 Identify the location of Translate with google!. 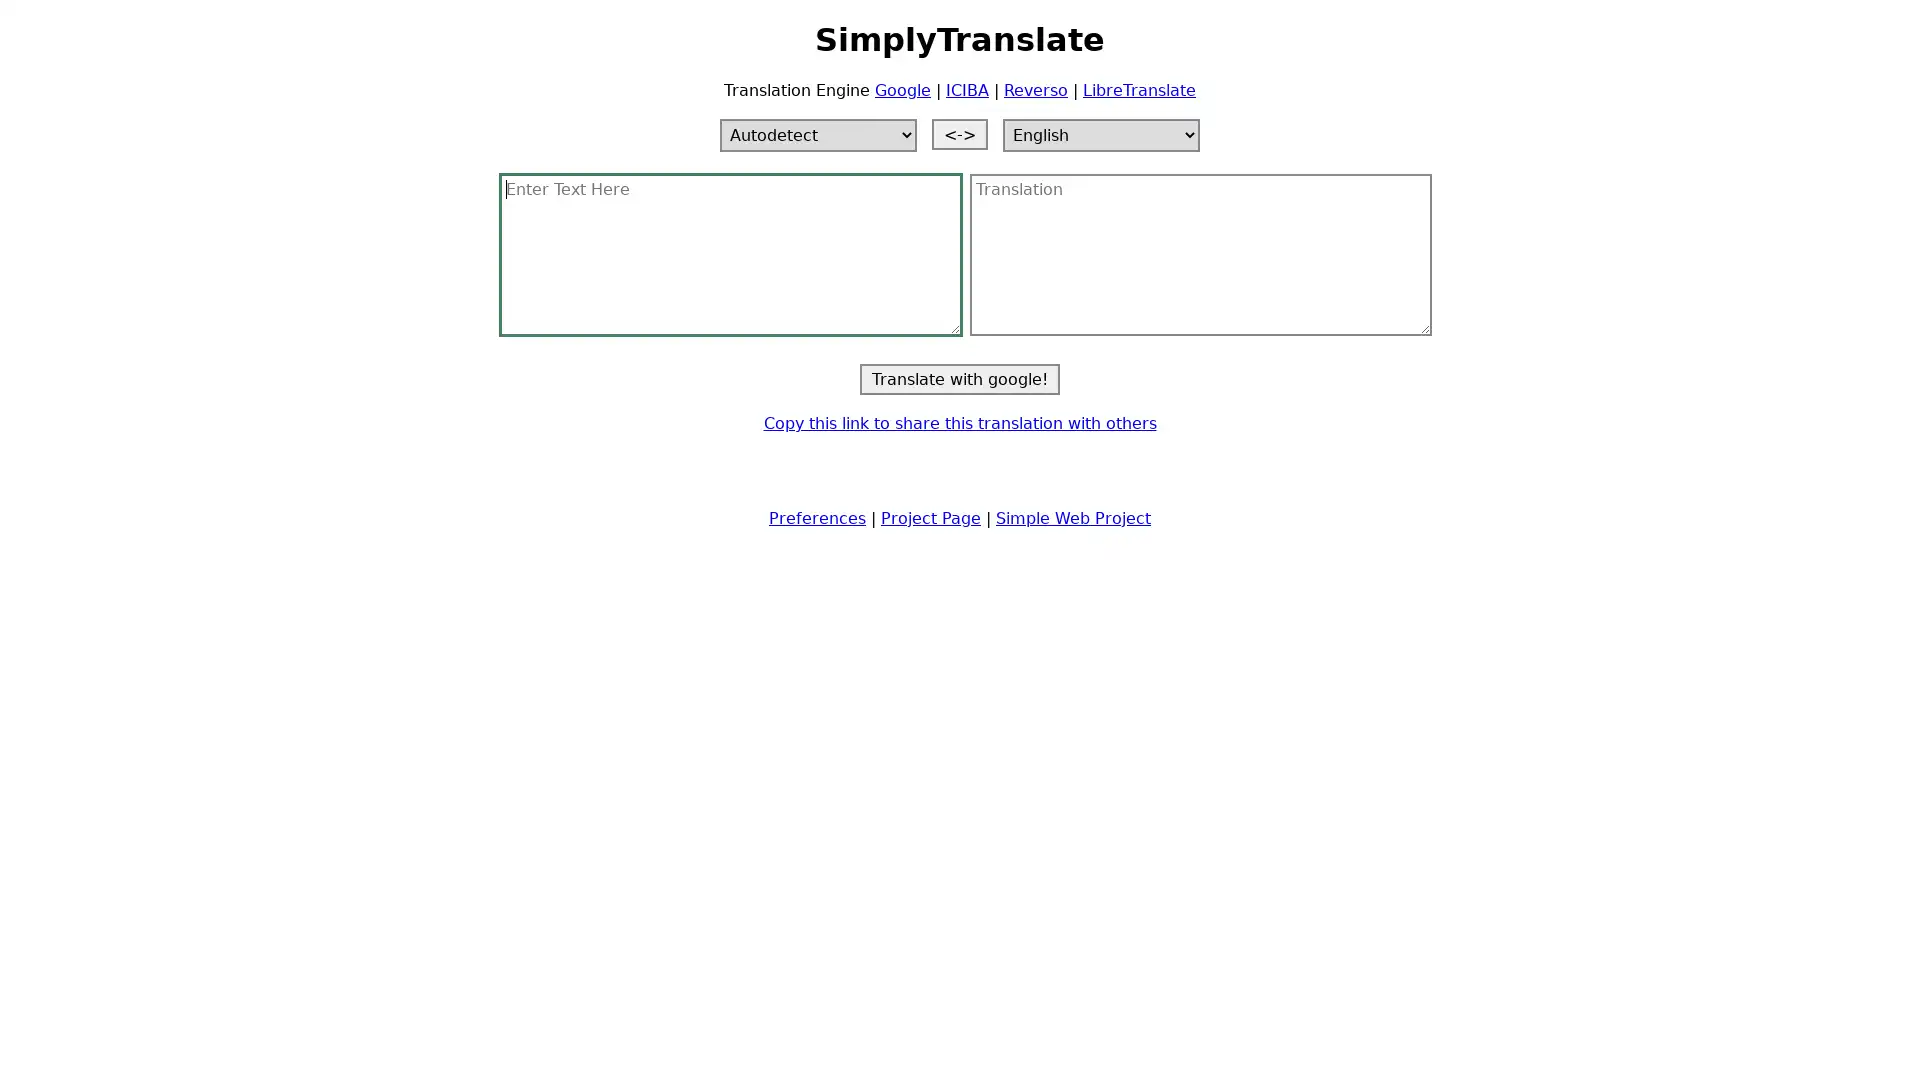
(960, 378).